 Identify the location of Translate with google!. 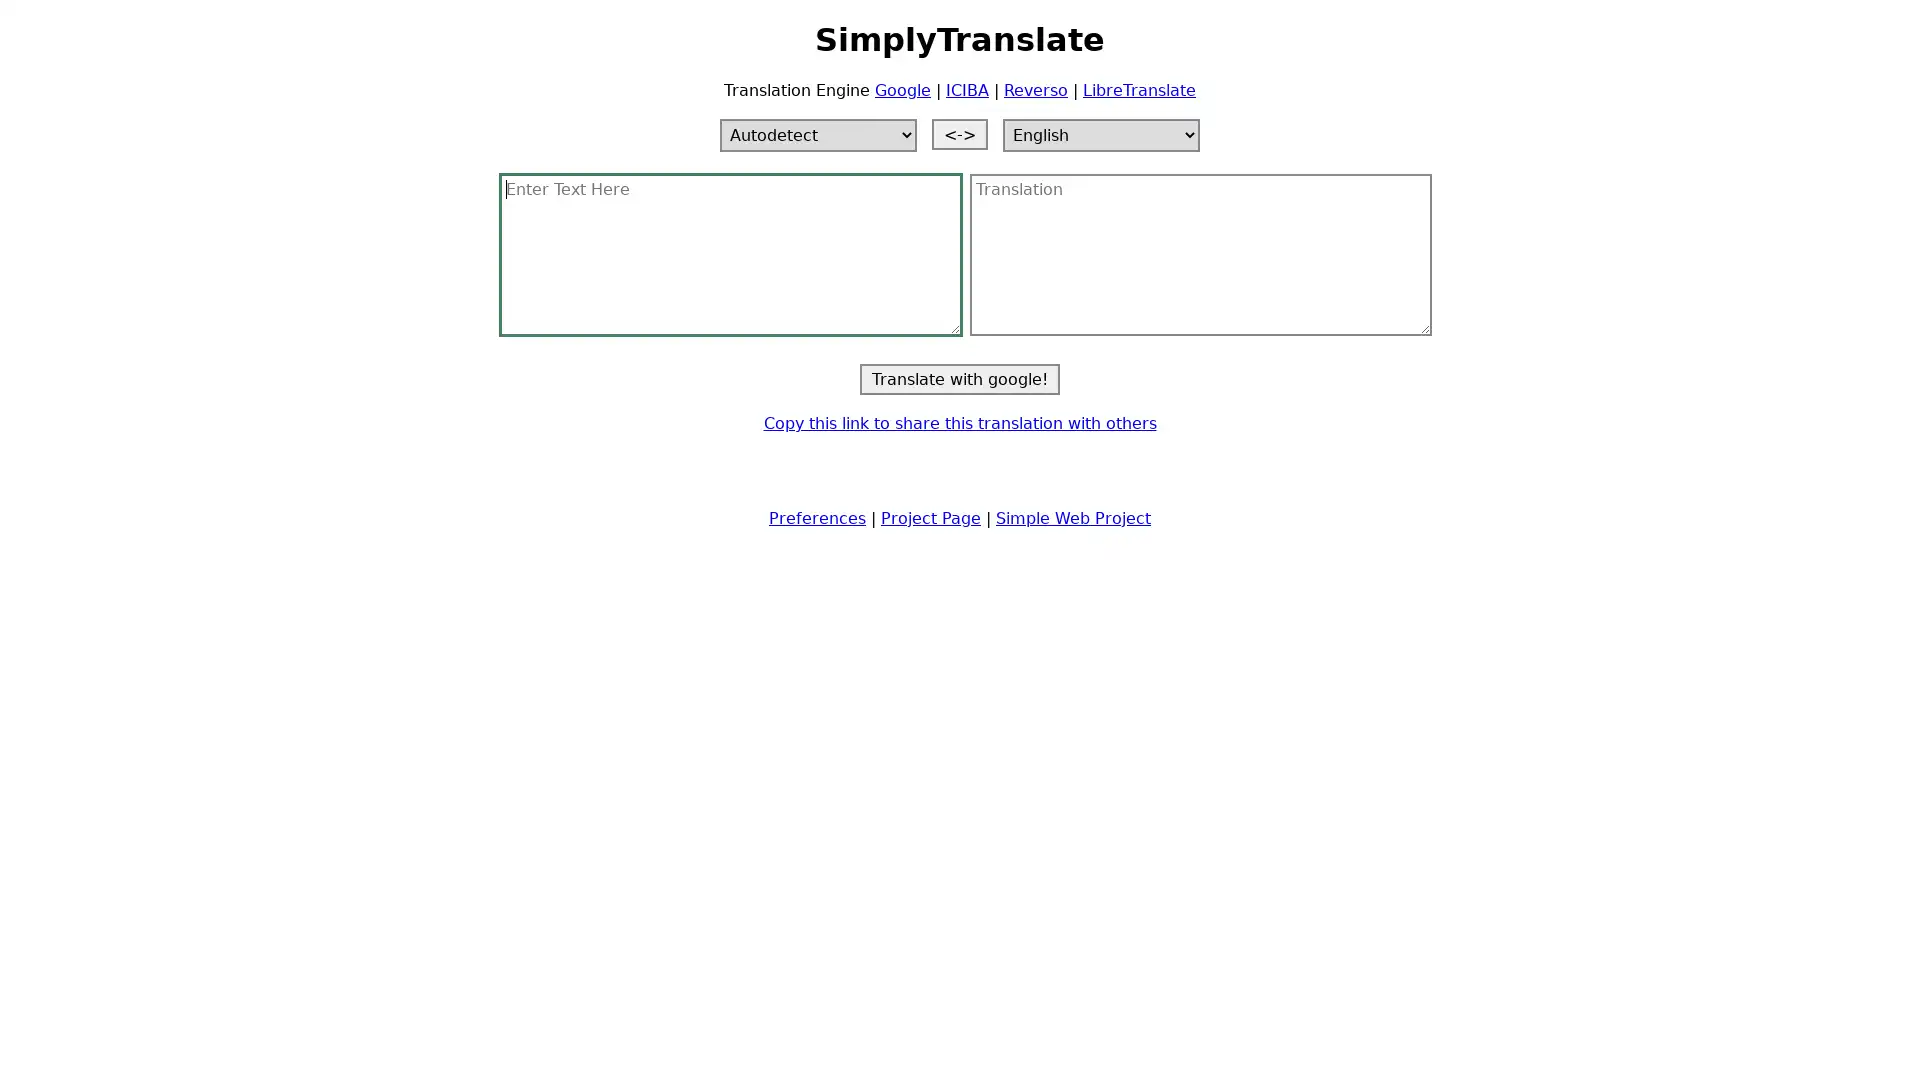
(960, 378).